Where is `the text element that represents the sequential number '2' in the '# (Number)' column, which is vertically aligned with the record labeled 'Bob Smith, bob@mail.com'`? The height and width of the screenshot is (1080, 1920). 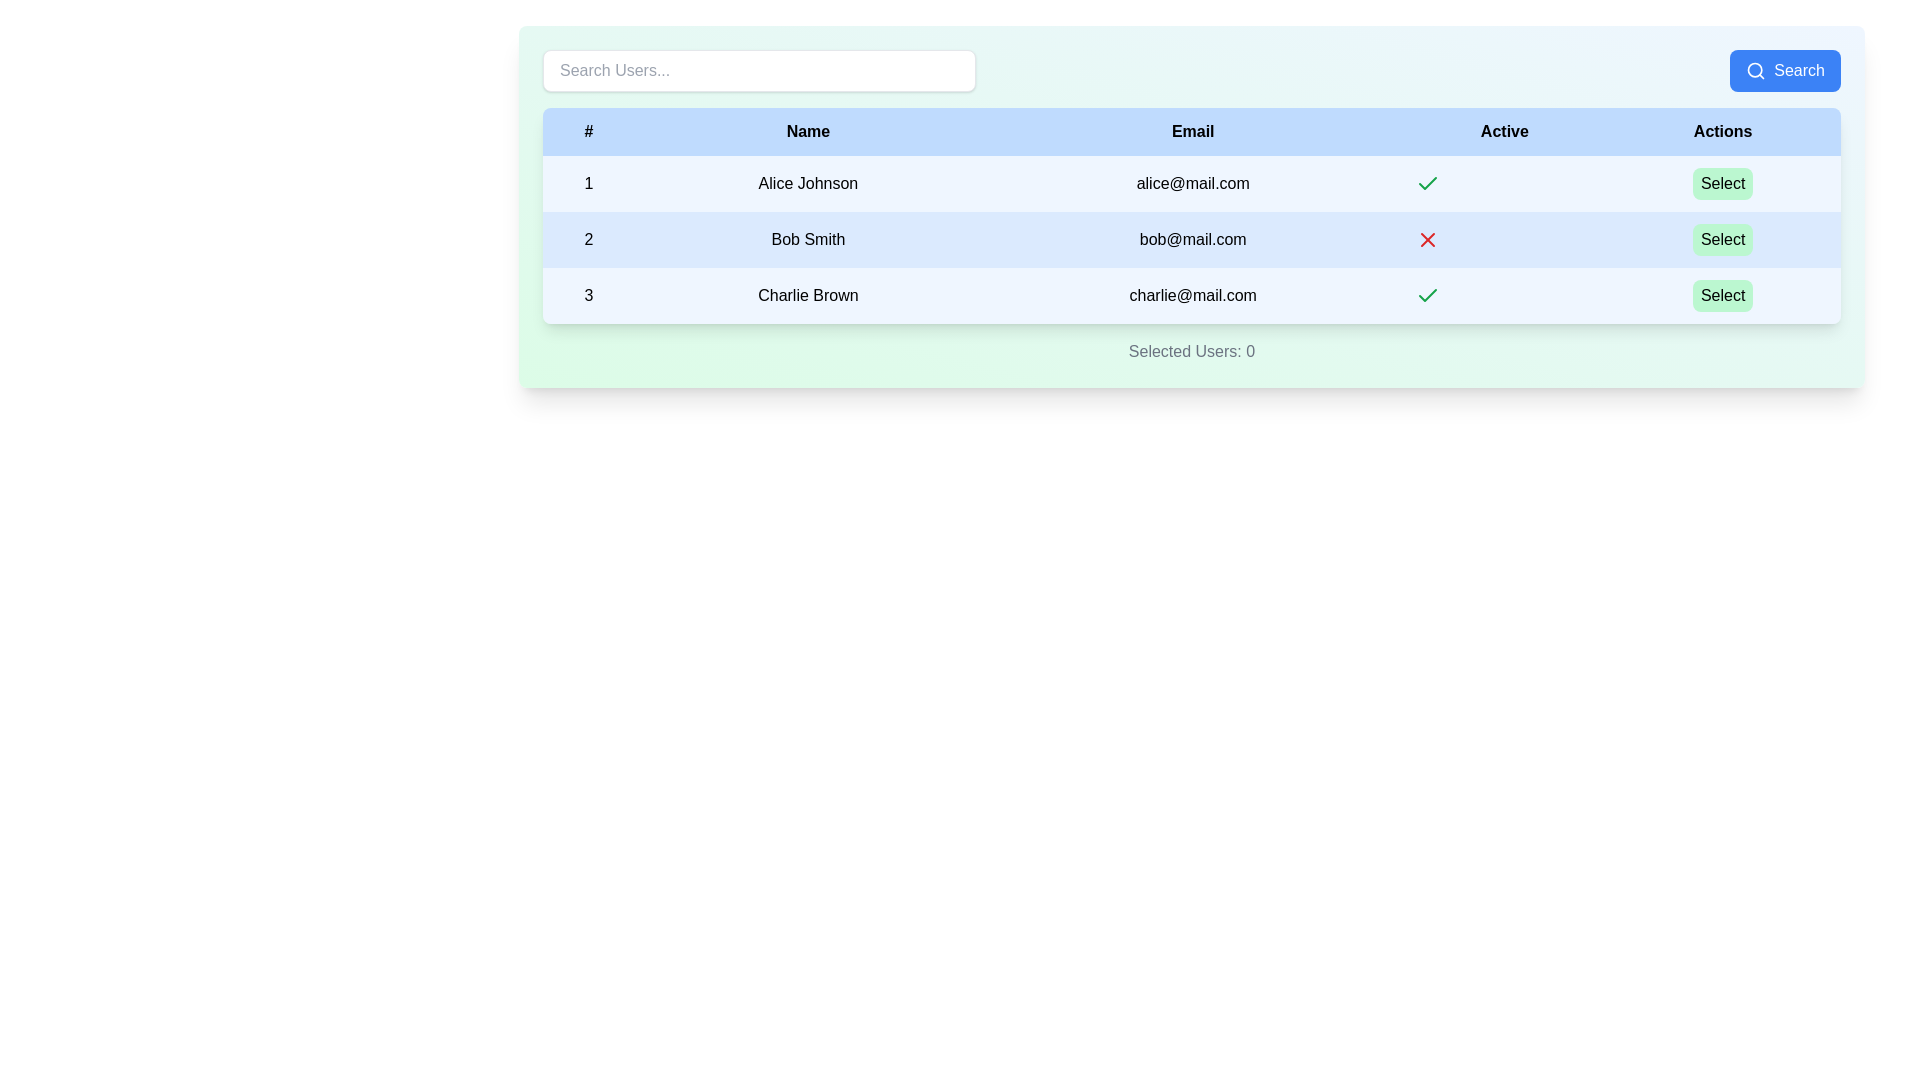
the text element that represents the sequential number '2' in the '# (Number)' column, which is vertically aligned with the record labeled 'Bob Smith, bob@mail.com' is located at coordinates (587, 238).